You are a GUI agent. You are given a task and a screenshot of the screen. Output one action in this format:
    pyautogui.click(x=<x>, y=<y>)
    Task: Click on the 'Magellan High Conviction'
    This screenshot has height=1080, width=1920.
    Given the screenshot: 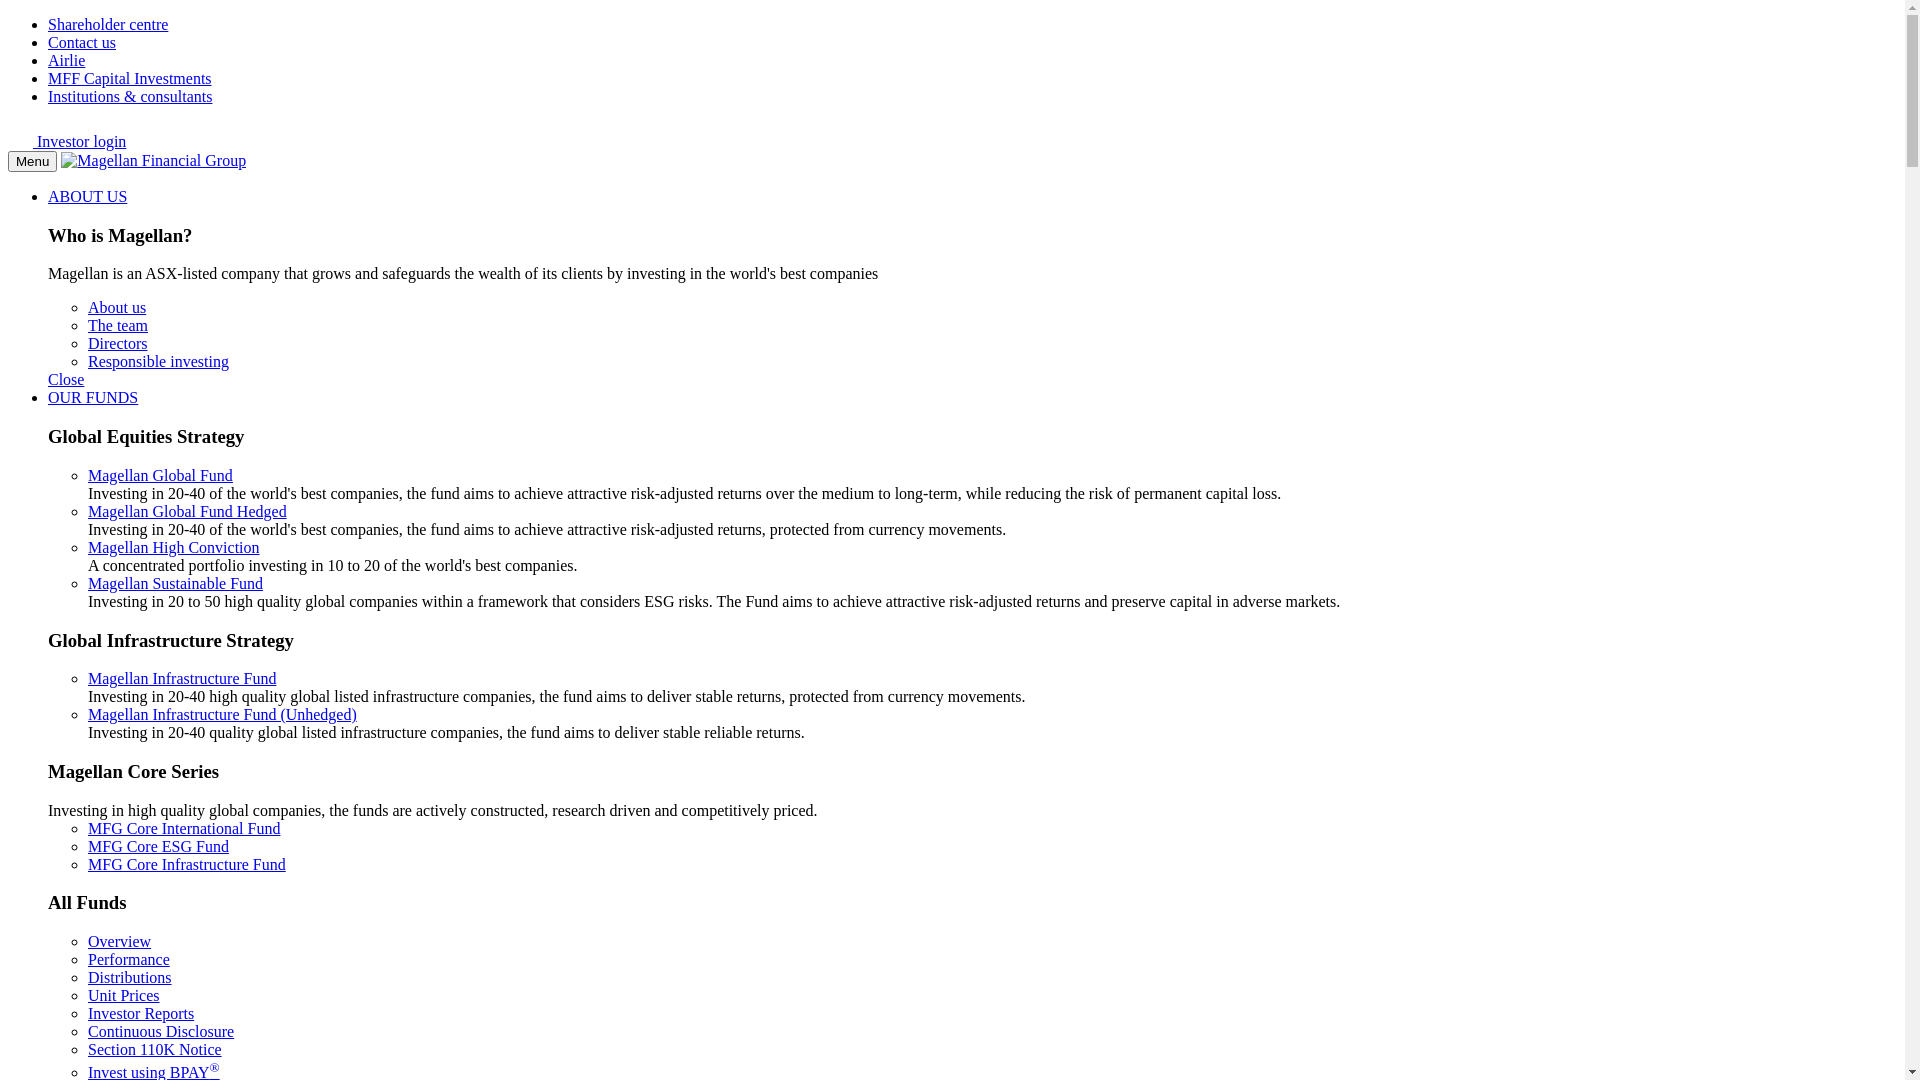 What is the action you would take?
    pyautogui.click(x=173, y=547)
    